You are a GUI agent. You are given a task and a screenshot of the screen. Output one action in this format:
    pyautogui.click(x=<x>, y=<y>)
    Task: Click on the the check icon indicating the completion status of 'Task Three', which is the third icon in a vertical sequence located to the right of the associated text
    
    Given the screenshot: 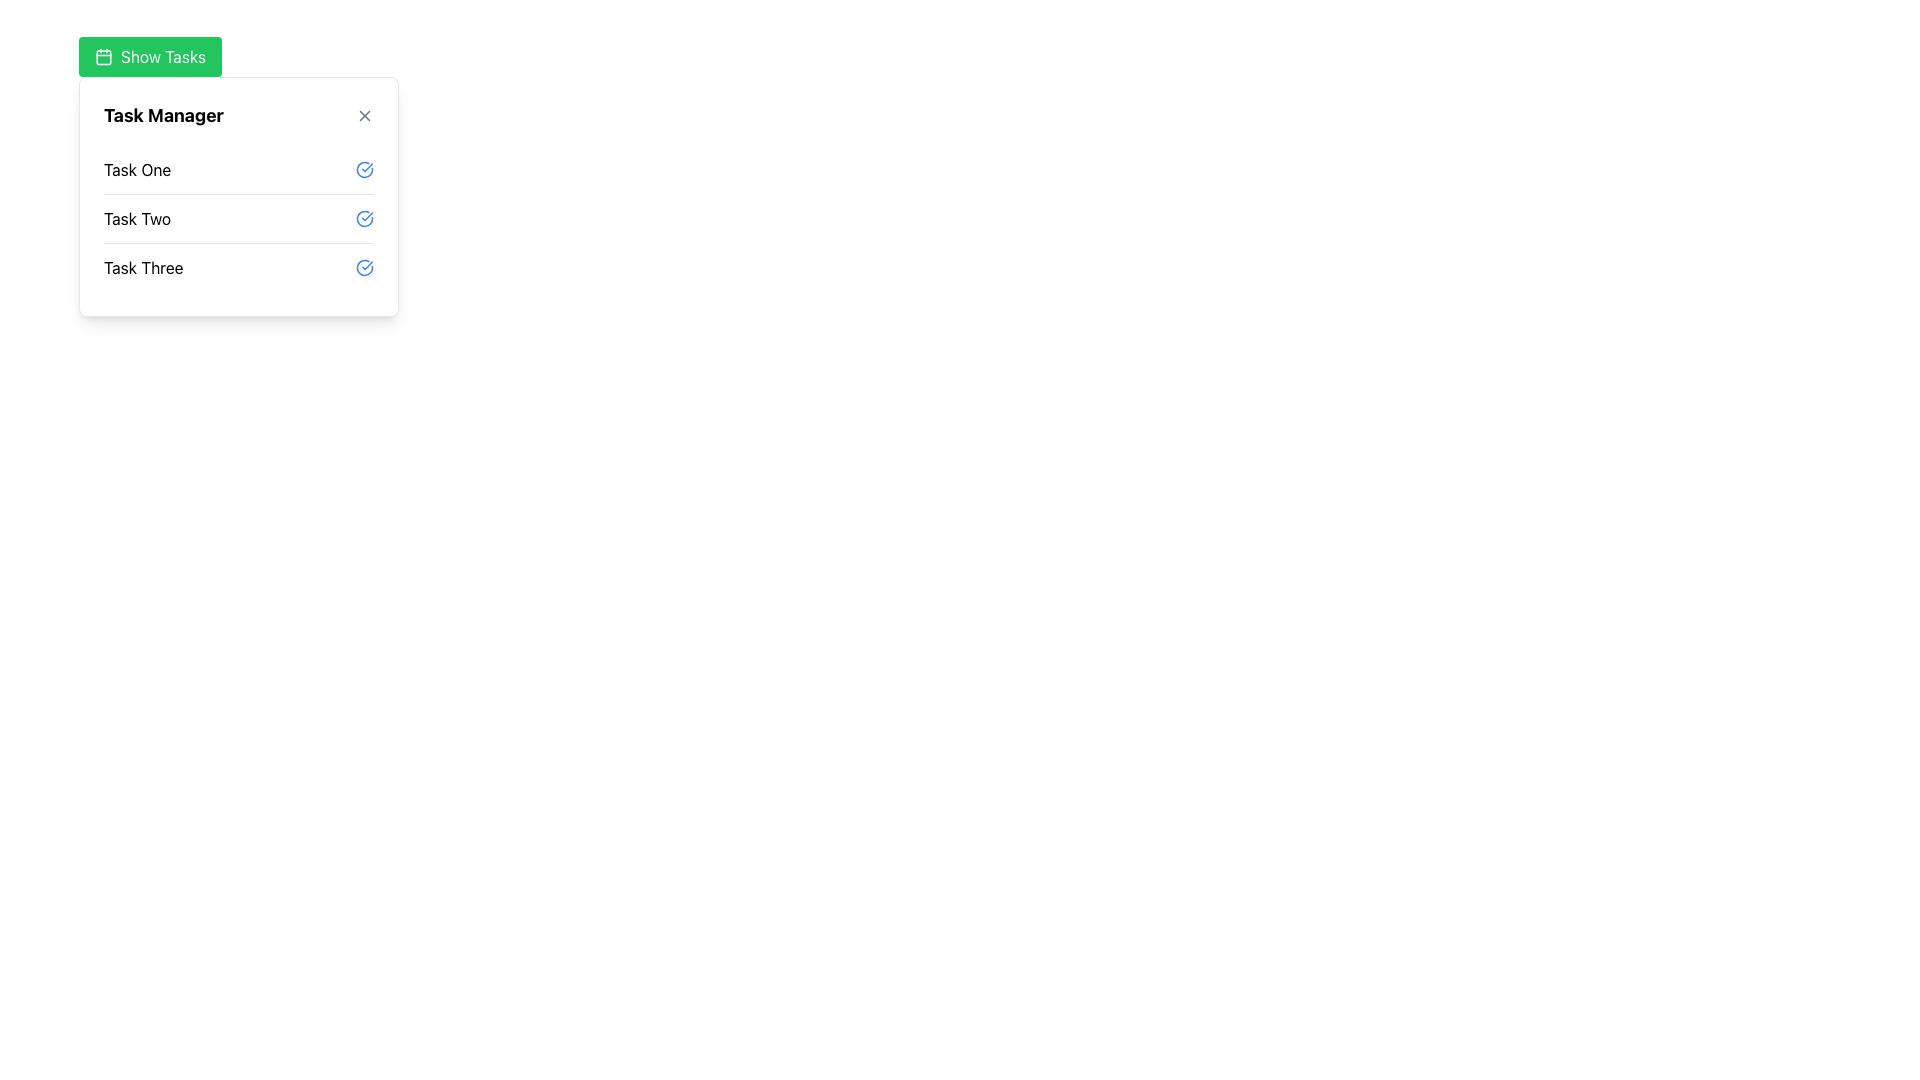 What is the action you would take?
    pyautogui.click(x=364, y=266)
    